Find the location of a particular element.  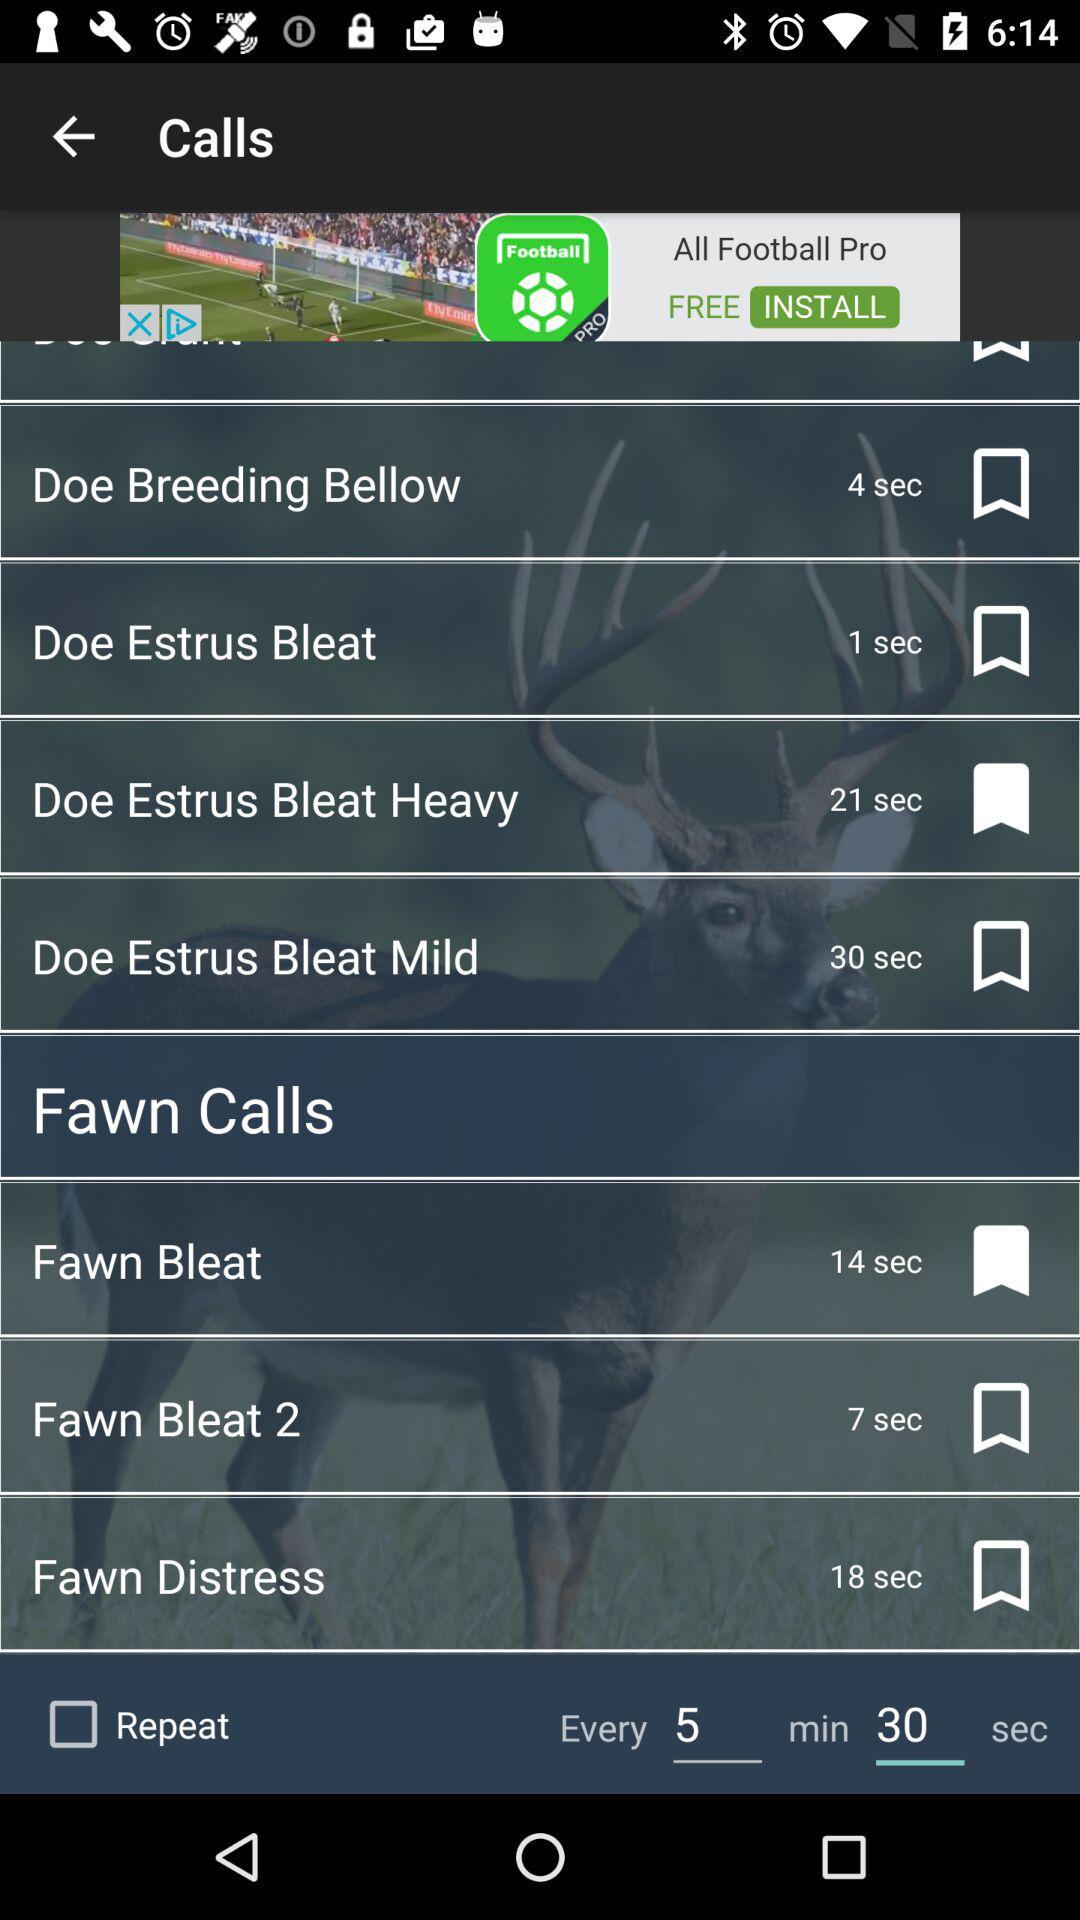

the bookmark icon is located at coordinates (984, 1259).